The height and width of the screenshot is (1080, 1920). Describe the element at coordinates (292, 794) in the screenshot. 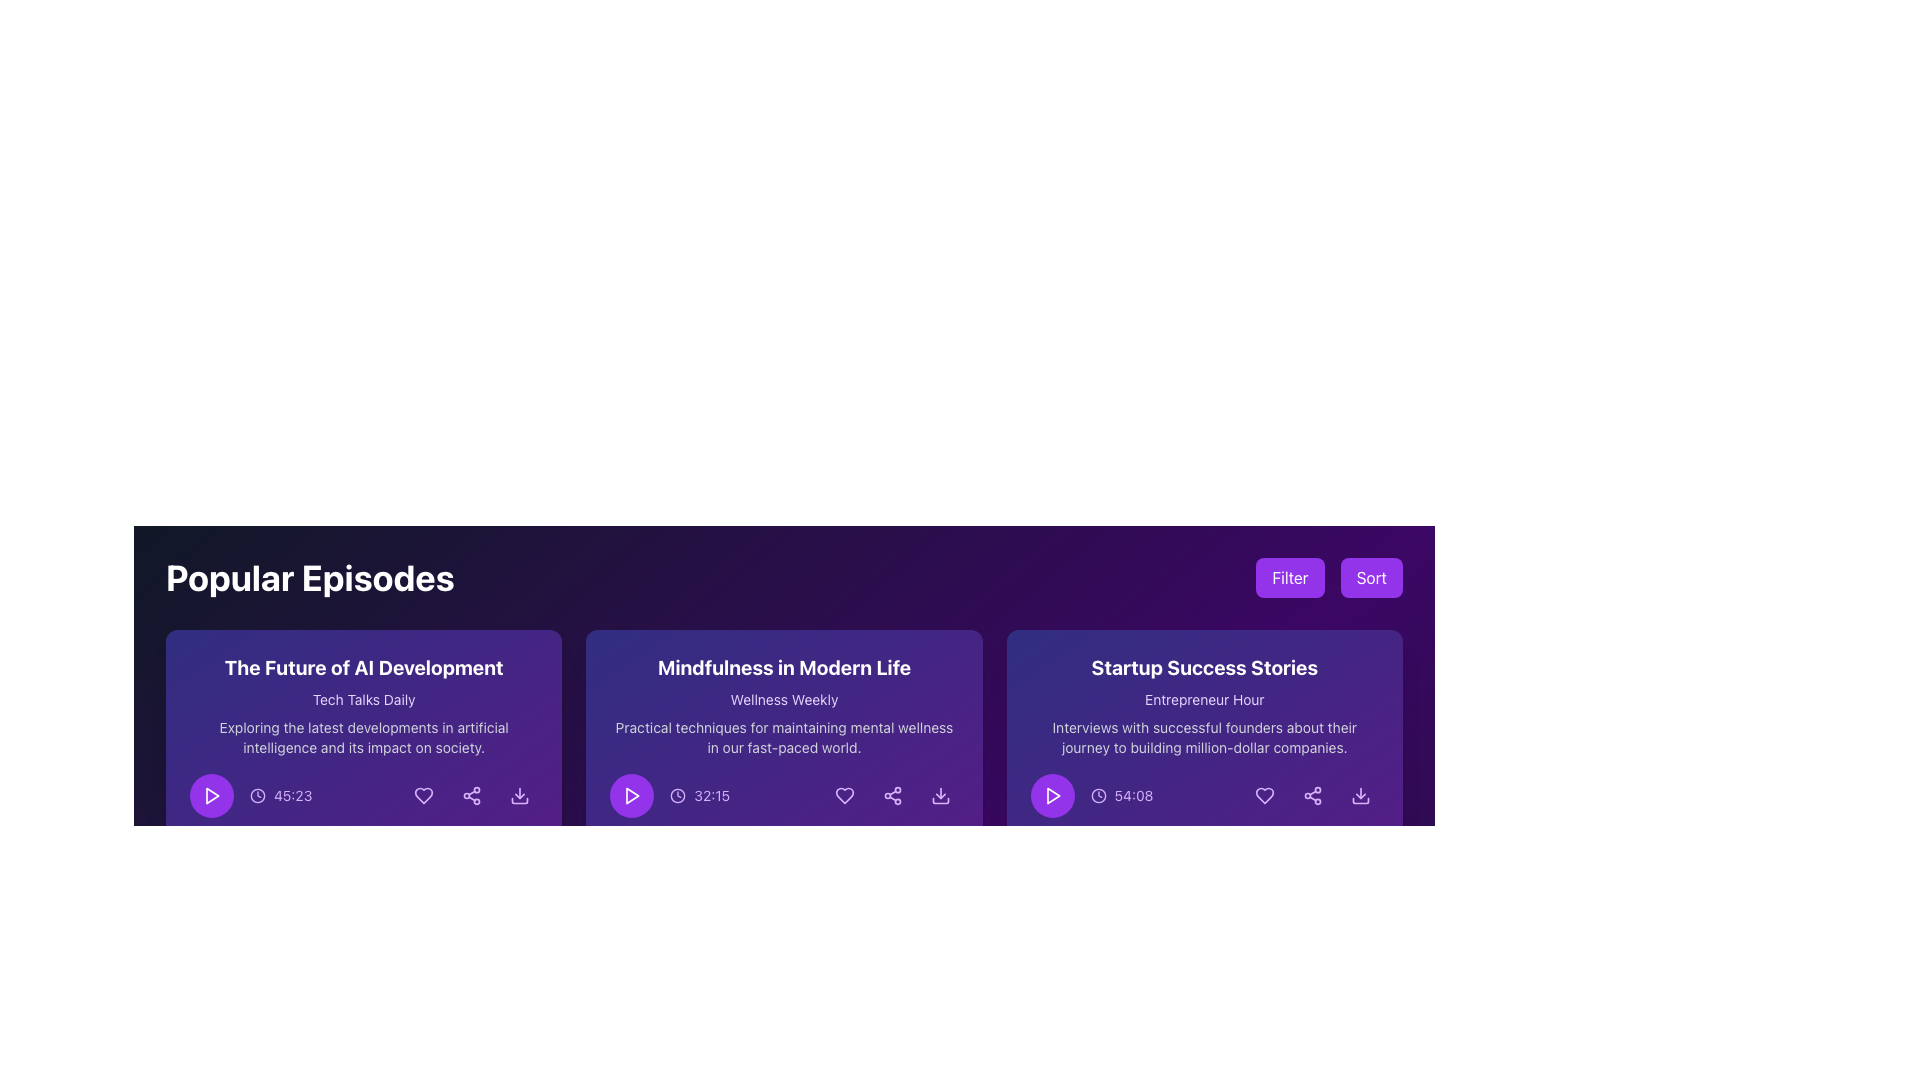

I see `the text display that indicates the duration of the associated episode, located near the lower left corner of the first card in a series of three cards, to the right of a clock icon` at that location.